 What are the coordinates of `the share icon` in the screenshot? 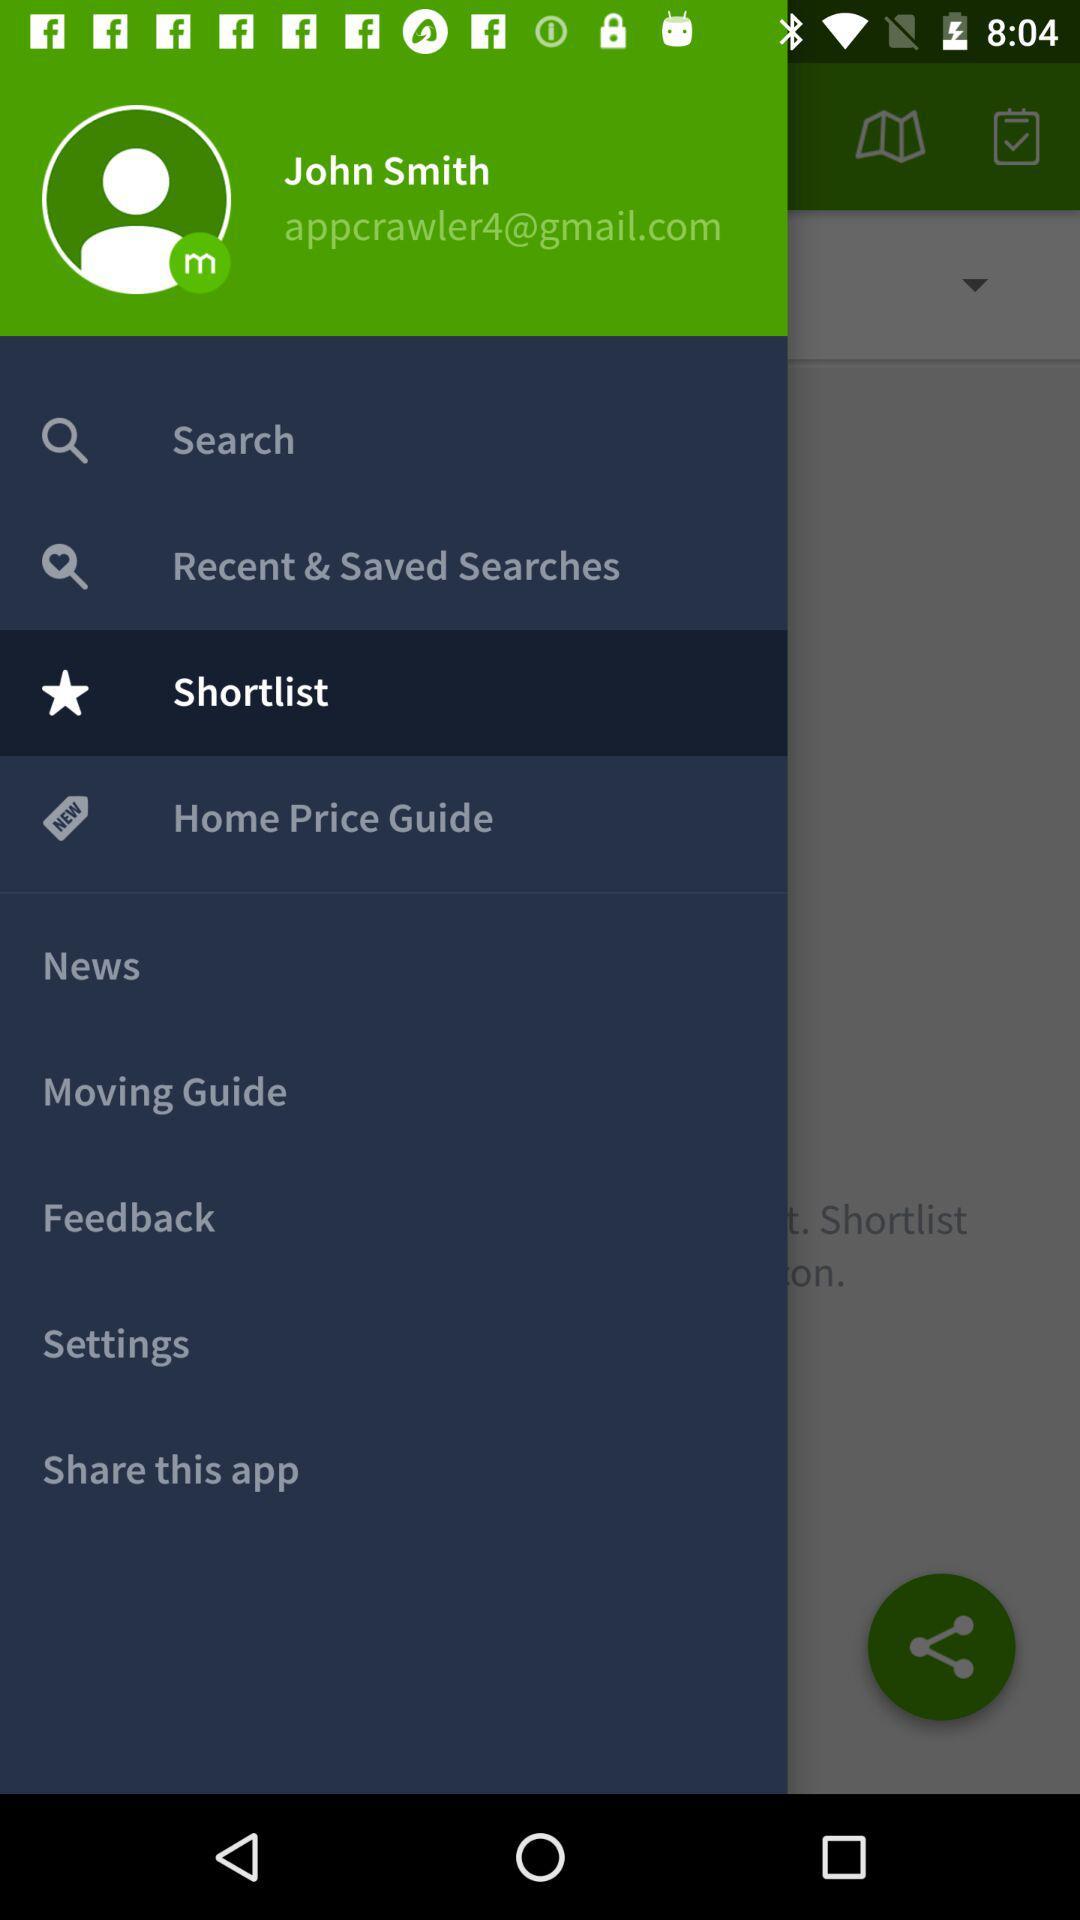 It's located at (941, 1654).